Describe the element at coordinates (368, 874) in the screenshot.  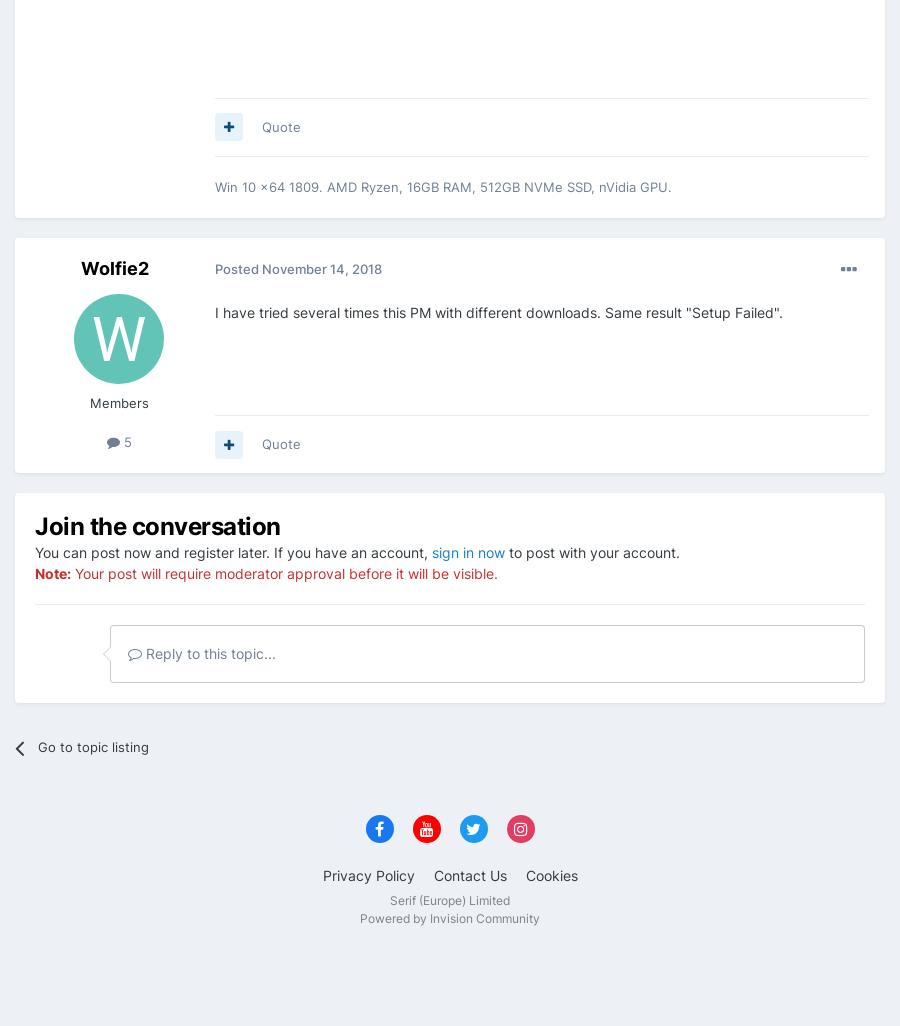
I see `'Privacy Policy'` at that location.